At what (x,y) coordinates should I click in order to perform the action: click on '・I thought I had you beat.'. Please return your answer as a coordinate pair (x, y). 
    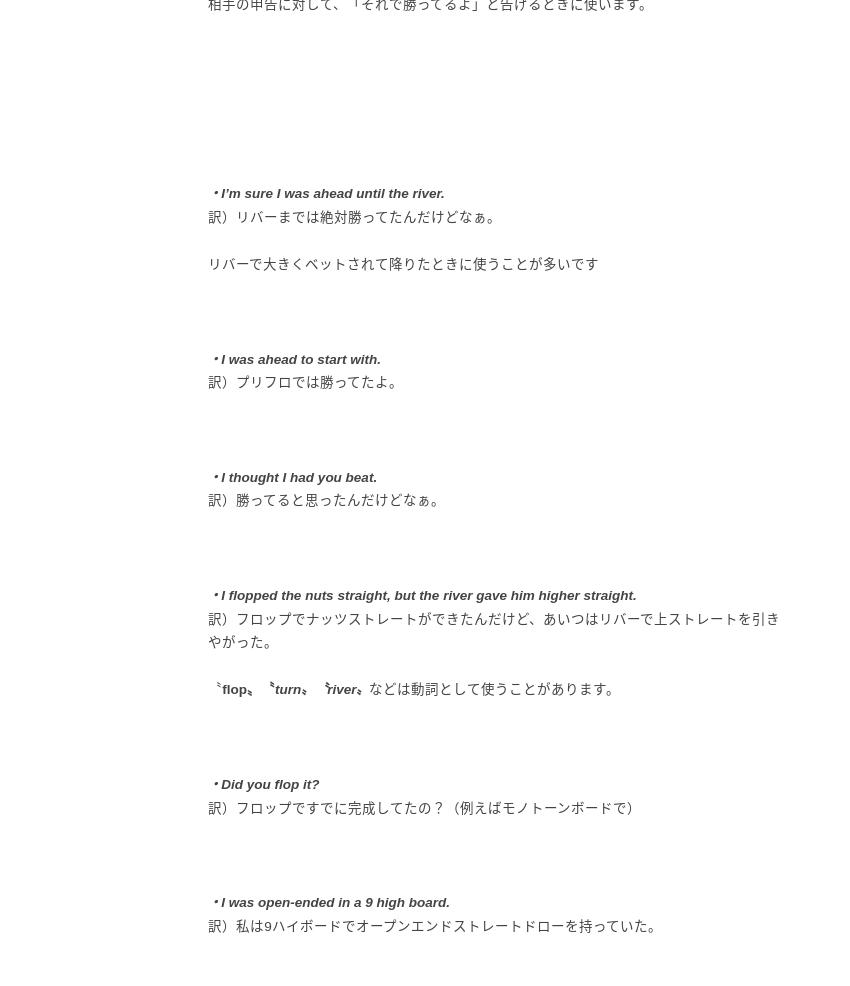
    Looking at the image, I should click on (291, 476).